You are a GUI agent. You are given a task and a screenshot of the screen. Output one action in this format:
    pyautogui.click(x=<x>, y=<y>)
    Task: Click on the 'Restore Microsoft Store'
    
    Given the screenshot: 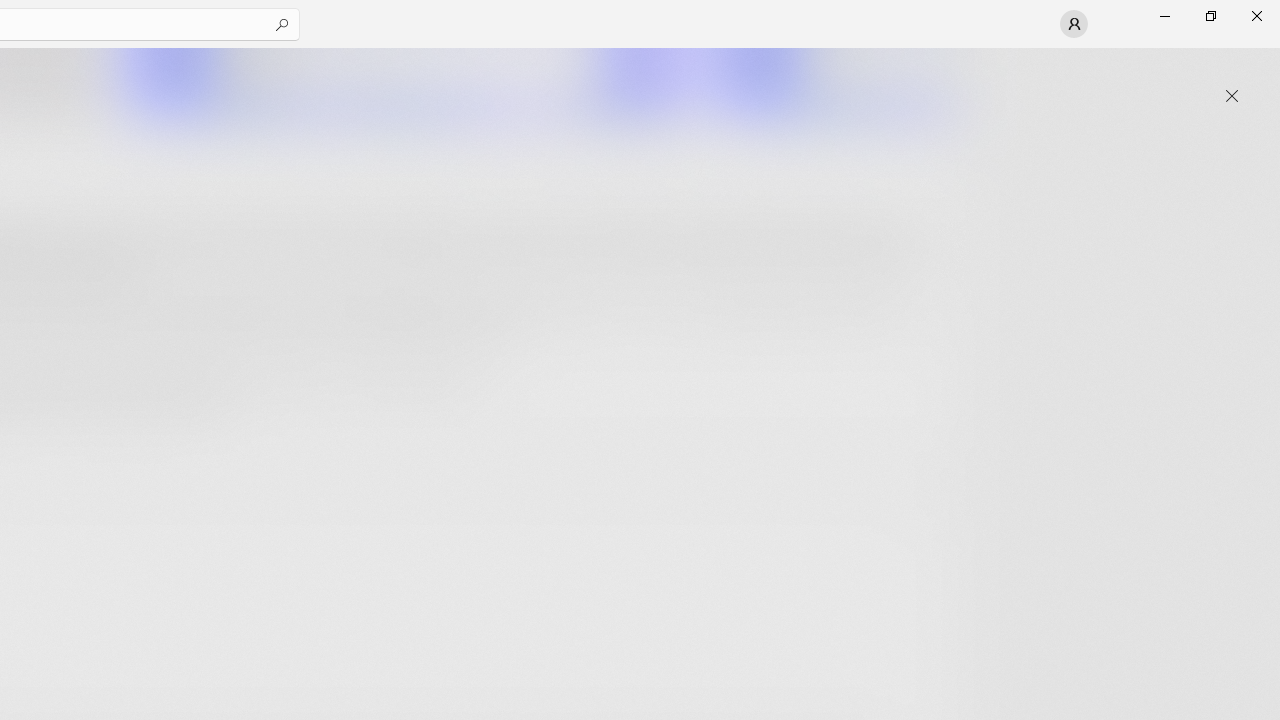 What is the action you would take?
    pyautogui.click(x=1209, y=15)
    